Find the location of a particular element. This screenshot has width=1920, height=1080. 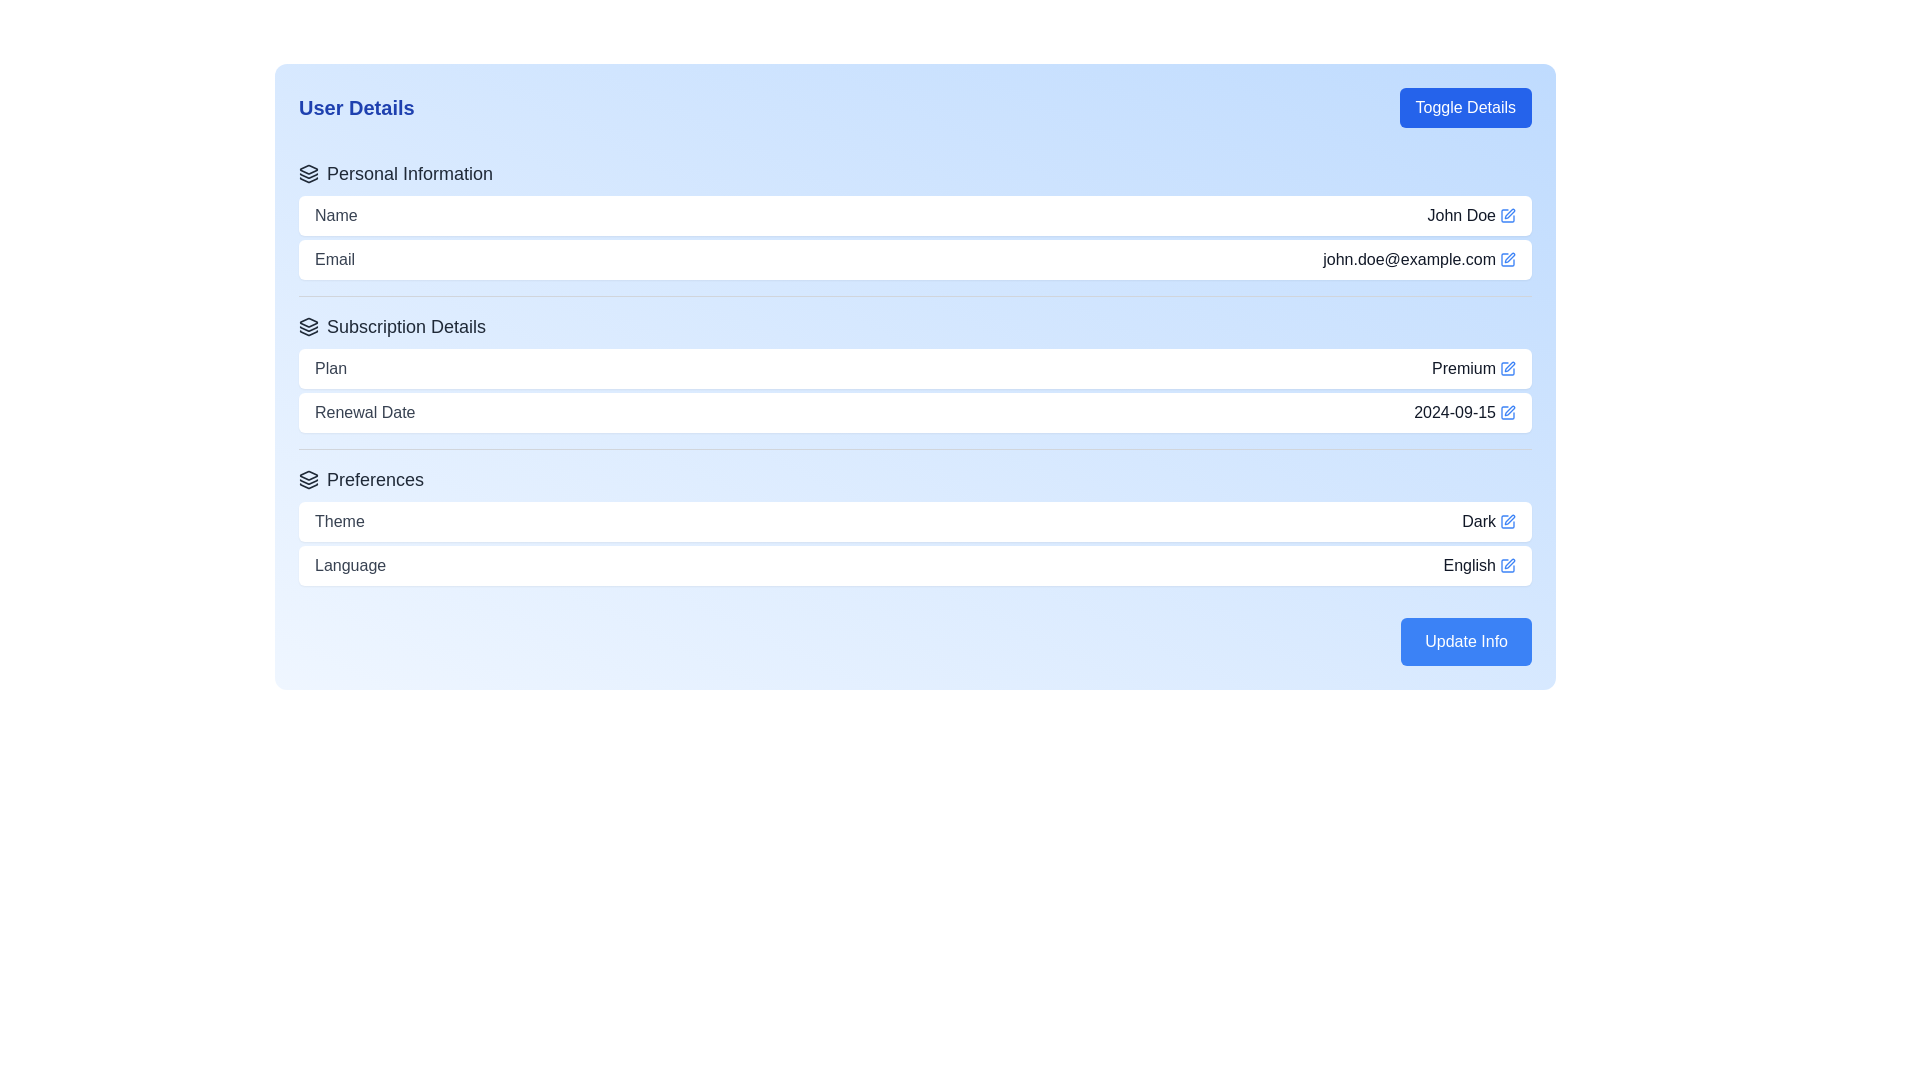

the text label displaying the subscription plan type 'Premium' located in the 'Subscription Details' section, specifically to the right of the 'Plan' text and adjacent to the edit icon is located at coordinates (1473, 369).